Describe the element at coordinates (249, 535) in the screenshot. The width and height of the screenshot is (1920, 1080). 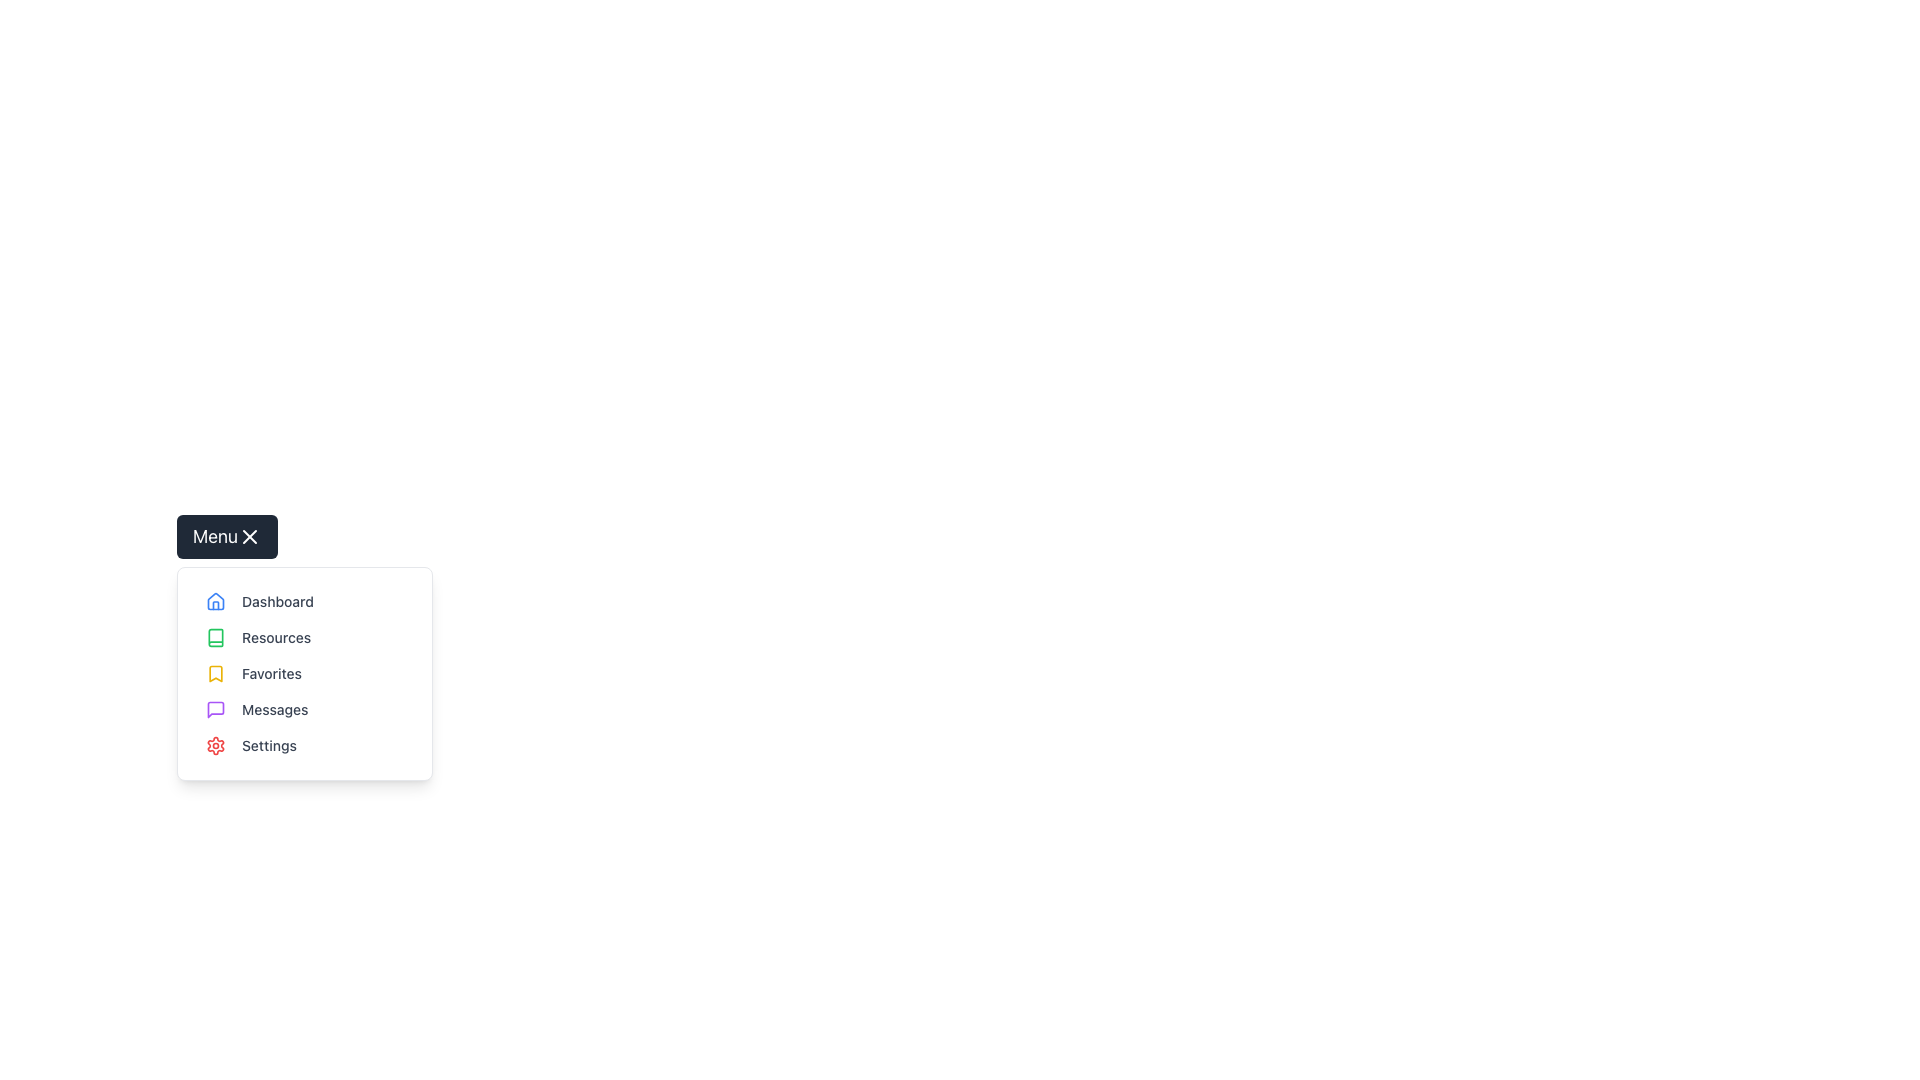
I see `the close icon button, which is a white 'X' shape against a dark rounded background, located to the right of the word 'Menu' in the menu header` at that location.